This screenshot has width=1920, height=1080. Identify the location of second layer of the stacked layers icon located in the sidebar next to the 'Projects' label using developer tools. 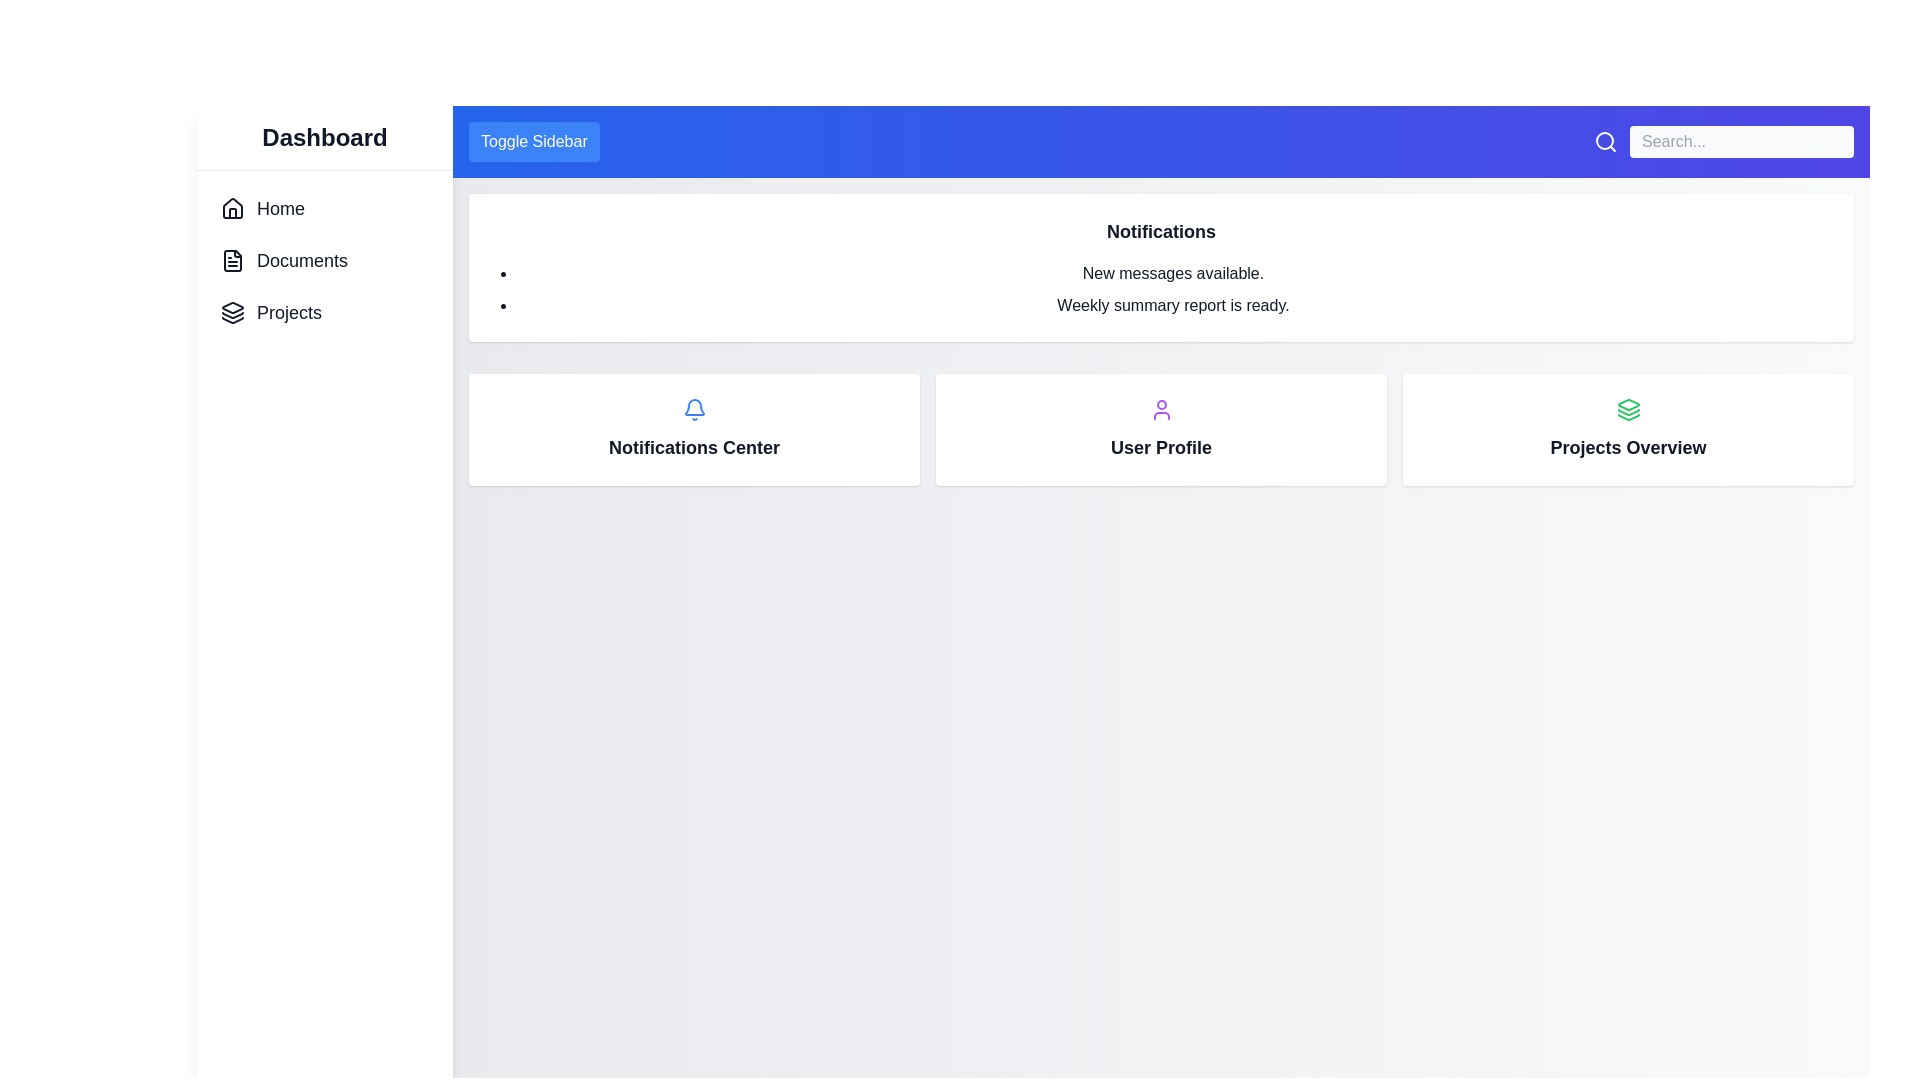
(233, 315).